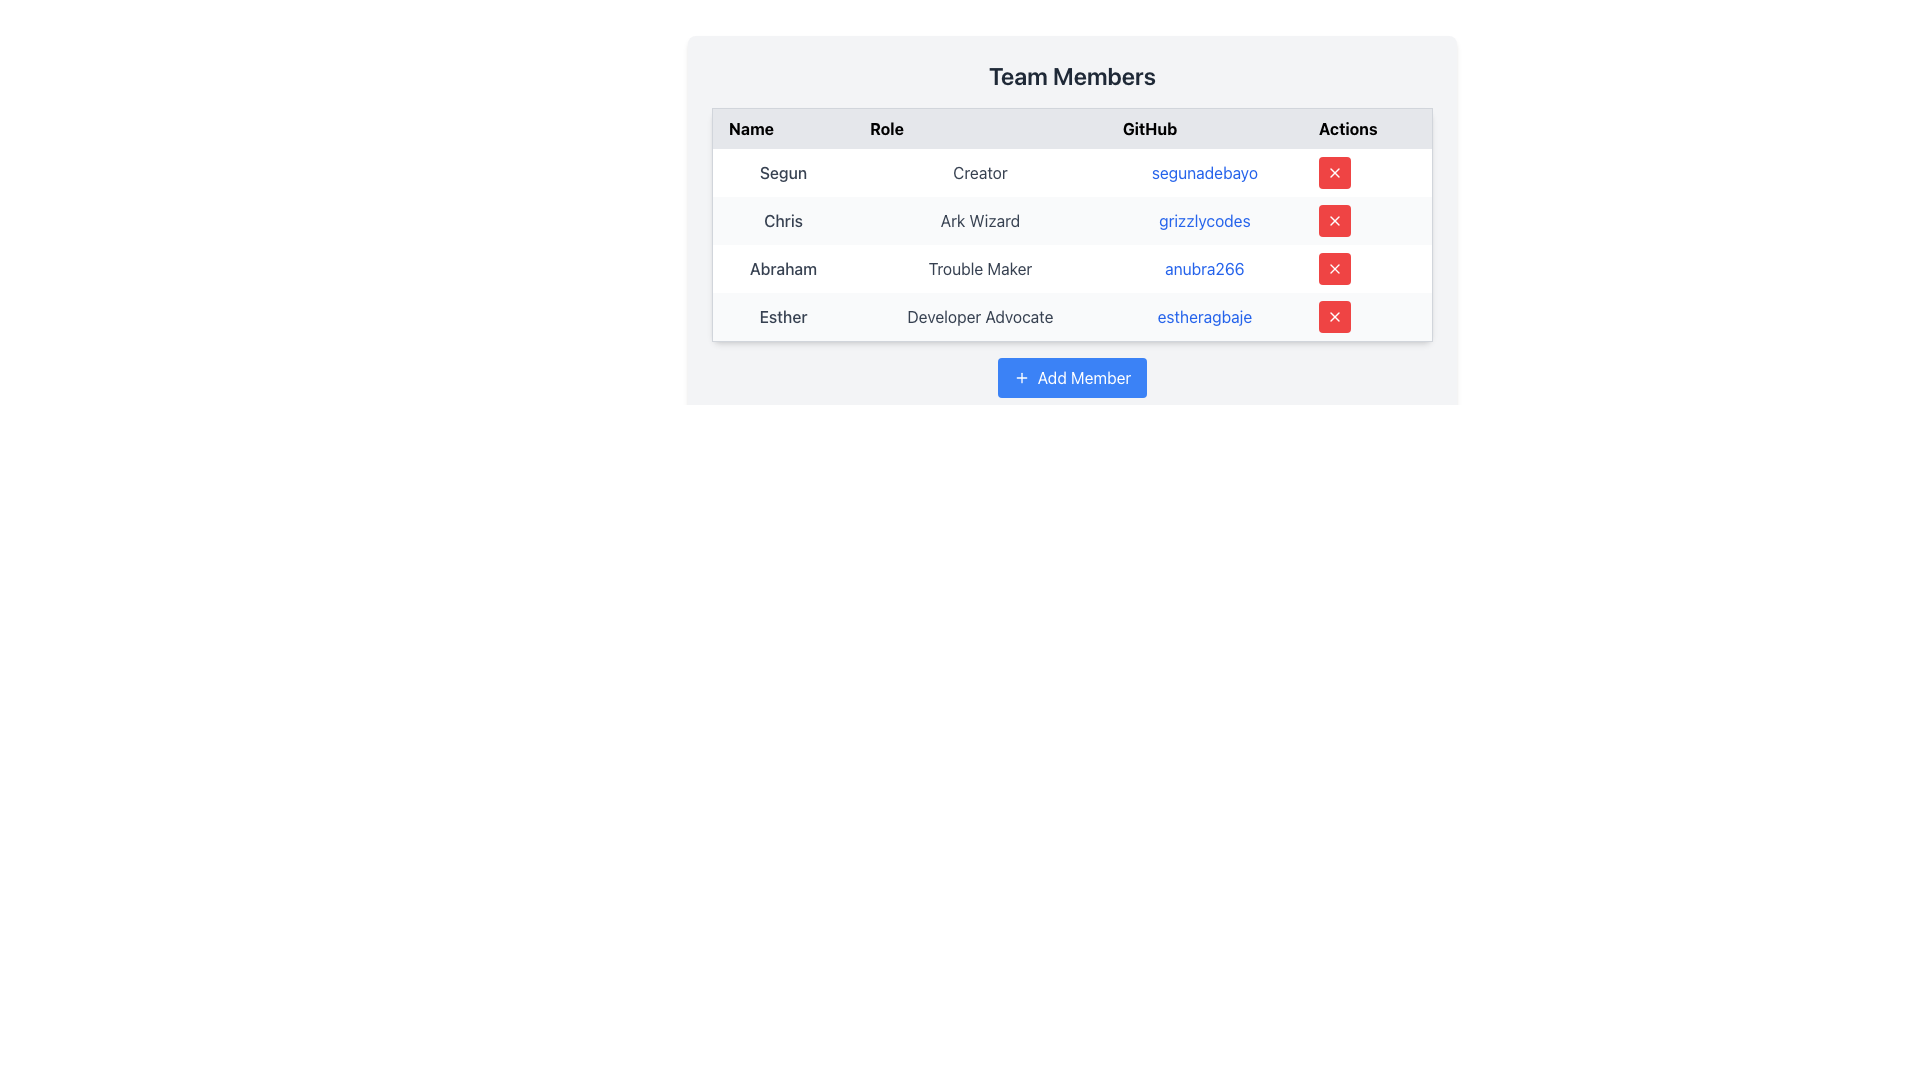  I want to click on the deletion button in the 'Actions' column of the table for team member 'Esther', so click(1334, 315).